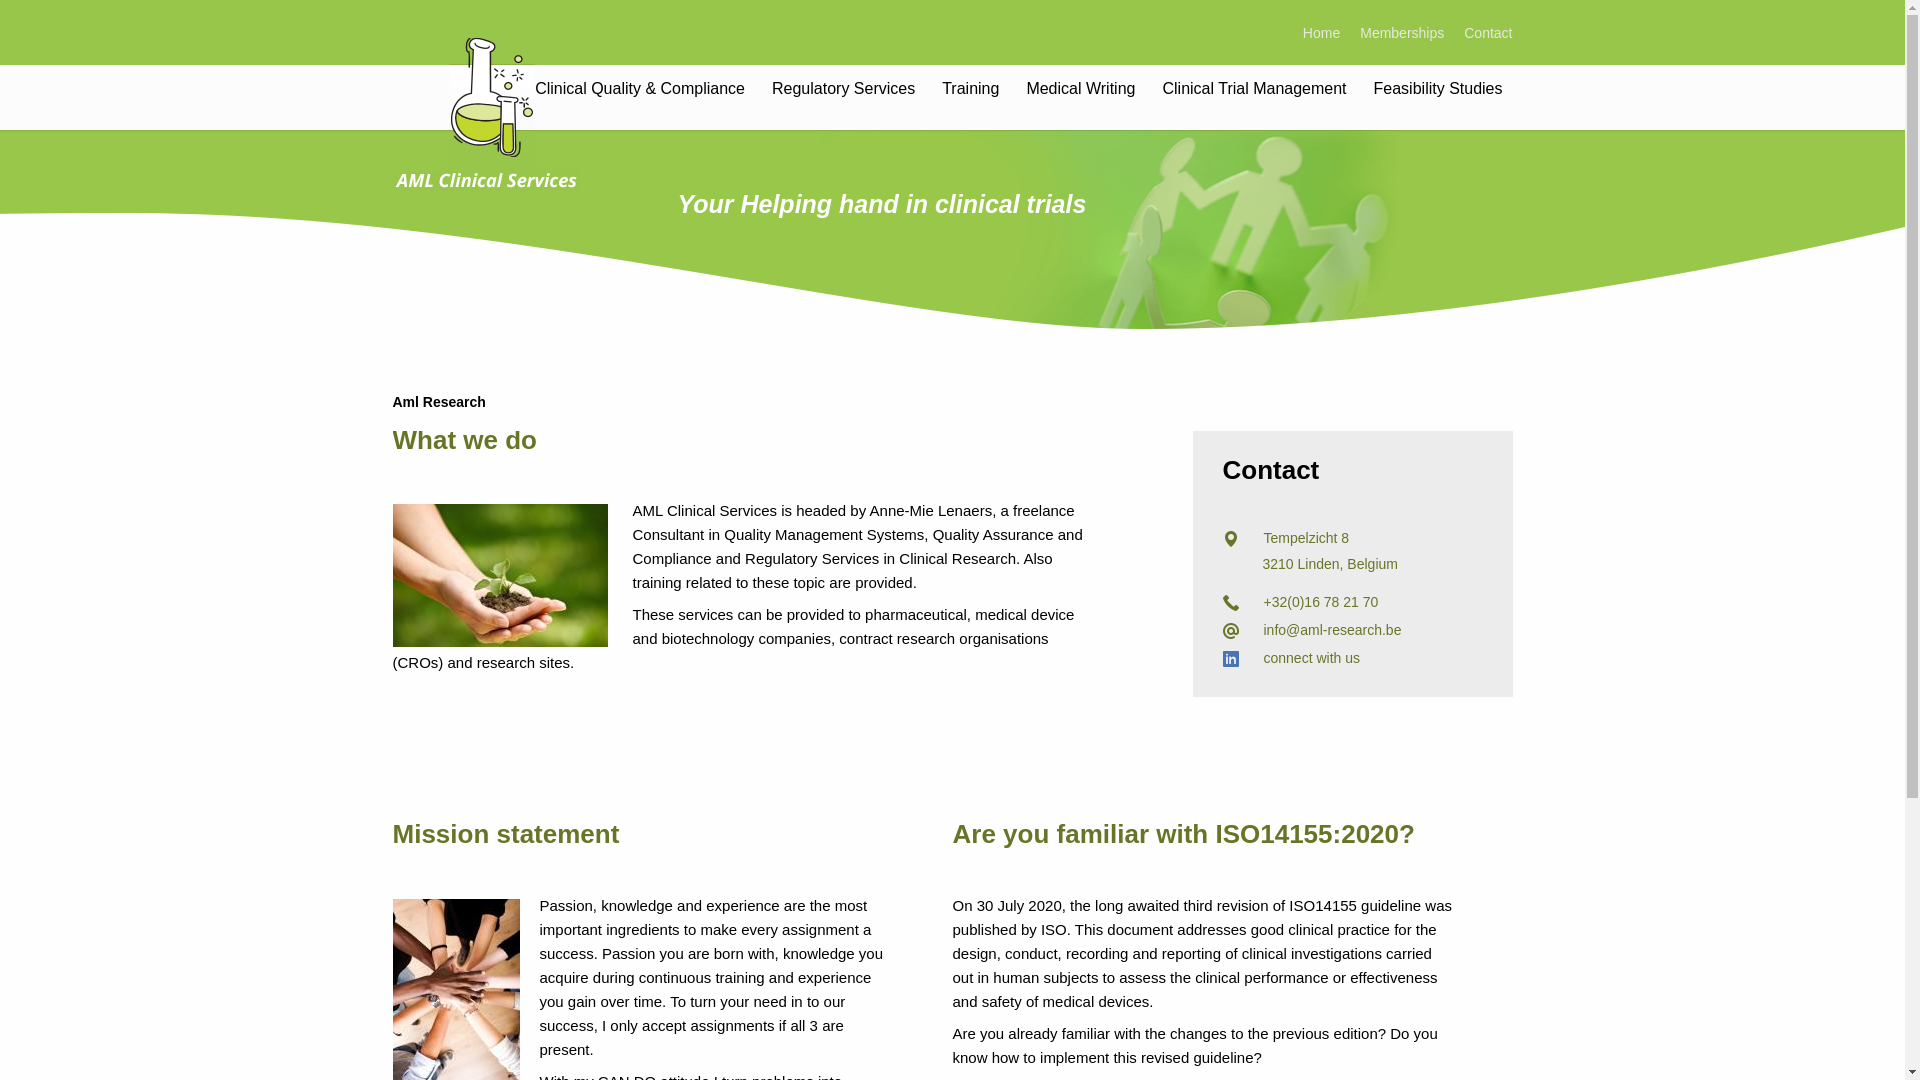  I want to click on 'Contact', so click(1478, 33).